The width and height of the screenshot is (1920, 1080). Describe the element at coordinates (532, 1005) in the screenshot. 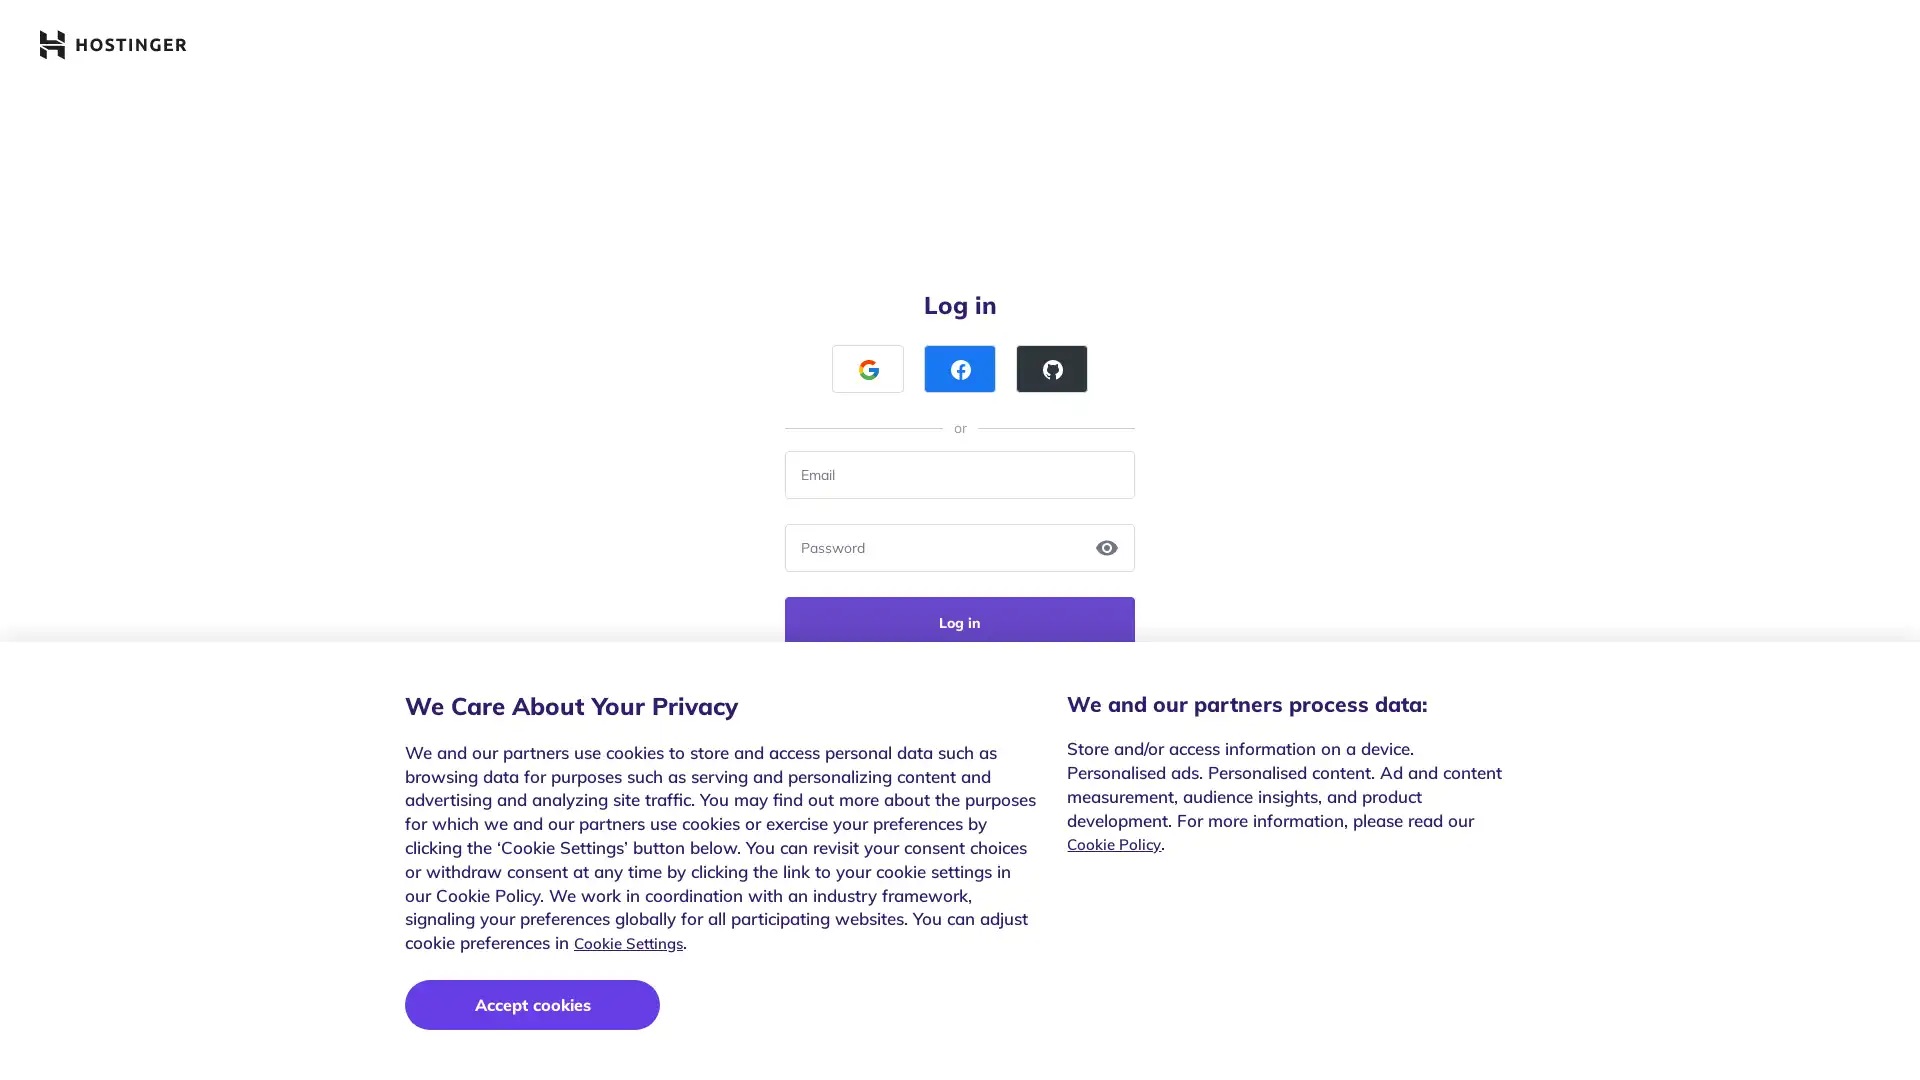

I see `Accept cookies` at that location.